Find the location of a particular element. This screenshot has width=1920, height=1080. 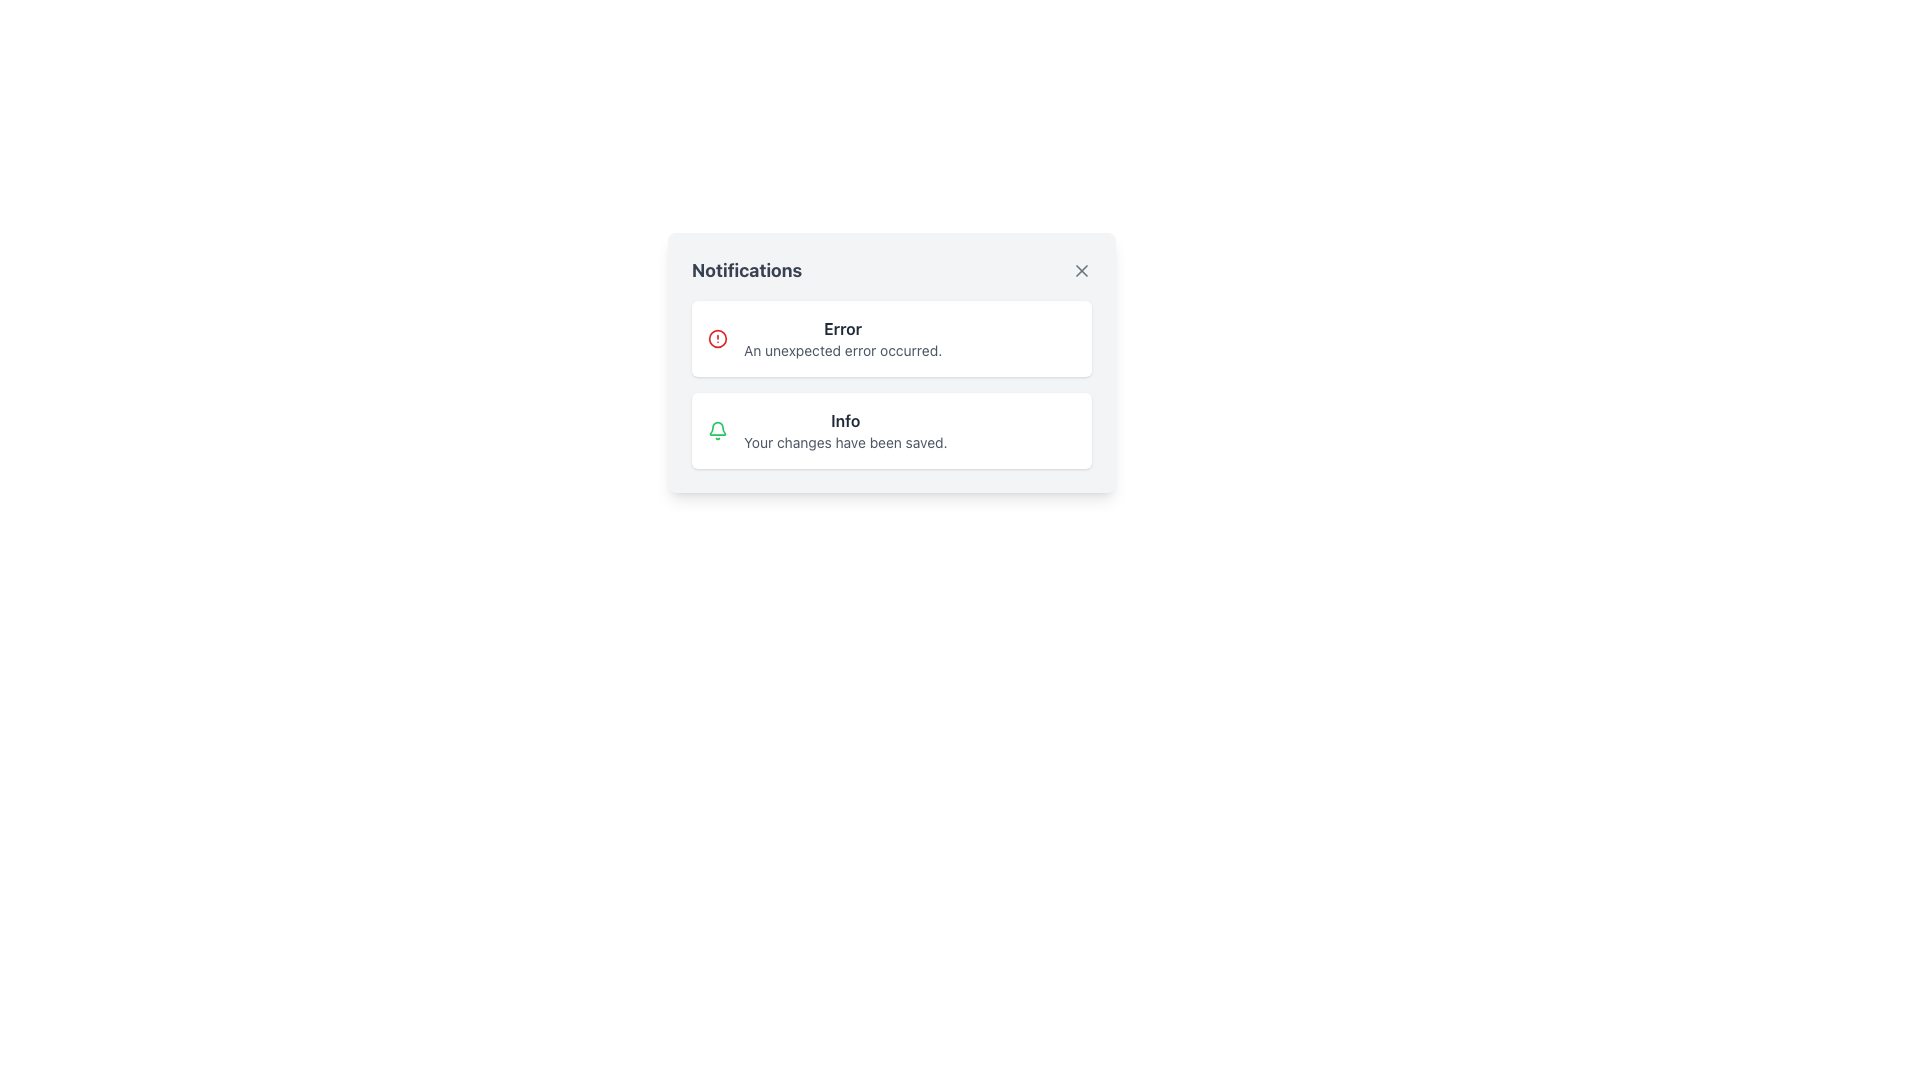

the close button located in the upper-right corner of the notification panel is located at coordinates (1080, 270).